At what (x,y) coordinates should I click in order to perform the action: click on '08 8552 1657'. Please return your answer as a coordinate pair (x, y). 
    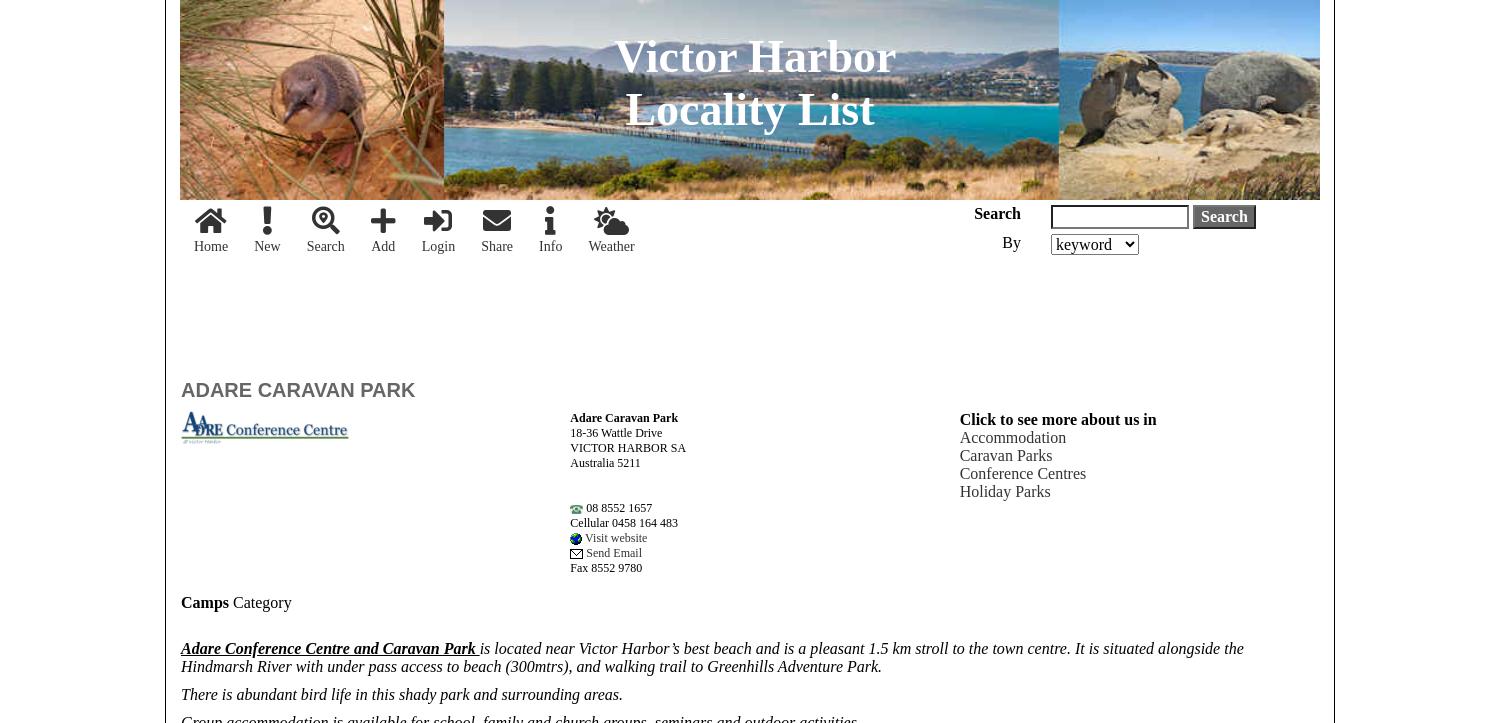
    Looking at the image, I should click on (582, 506).